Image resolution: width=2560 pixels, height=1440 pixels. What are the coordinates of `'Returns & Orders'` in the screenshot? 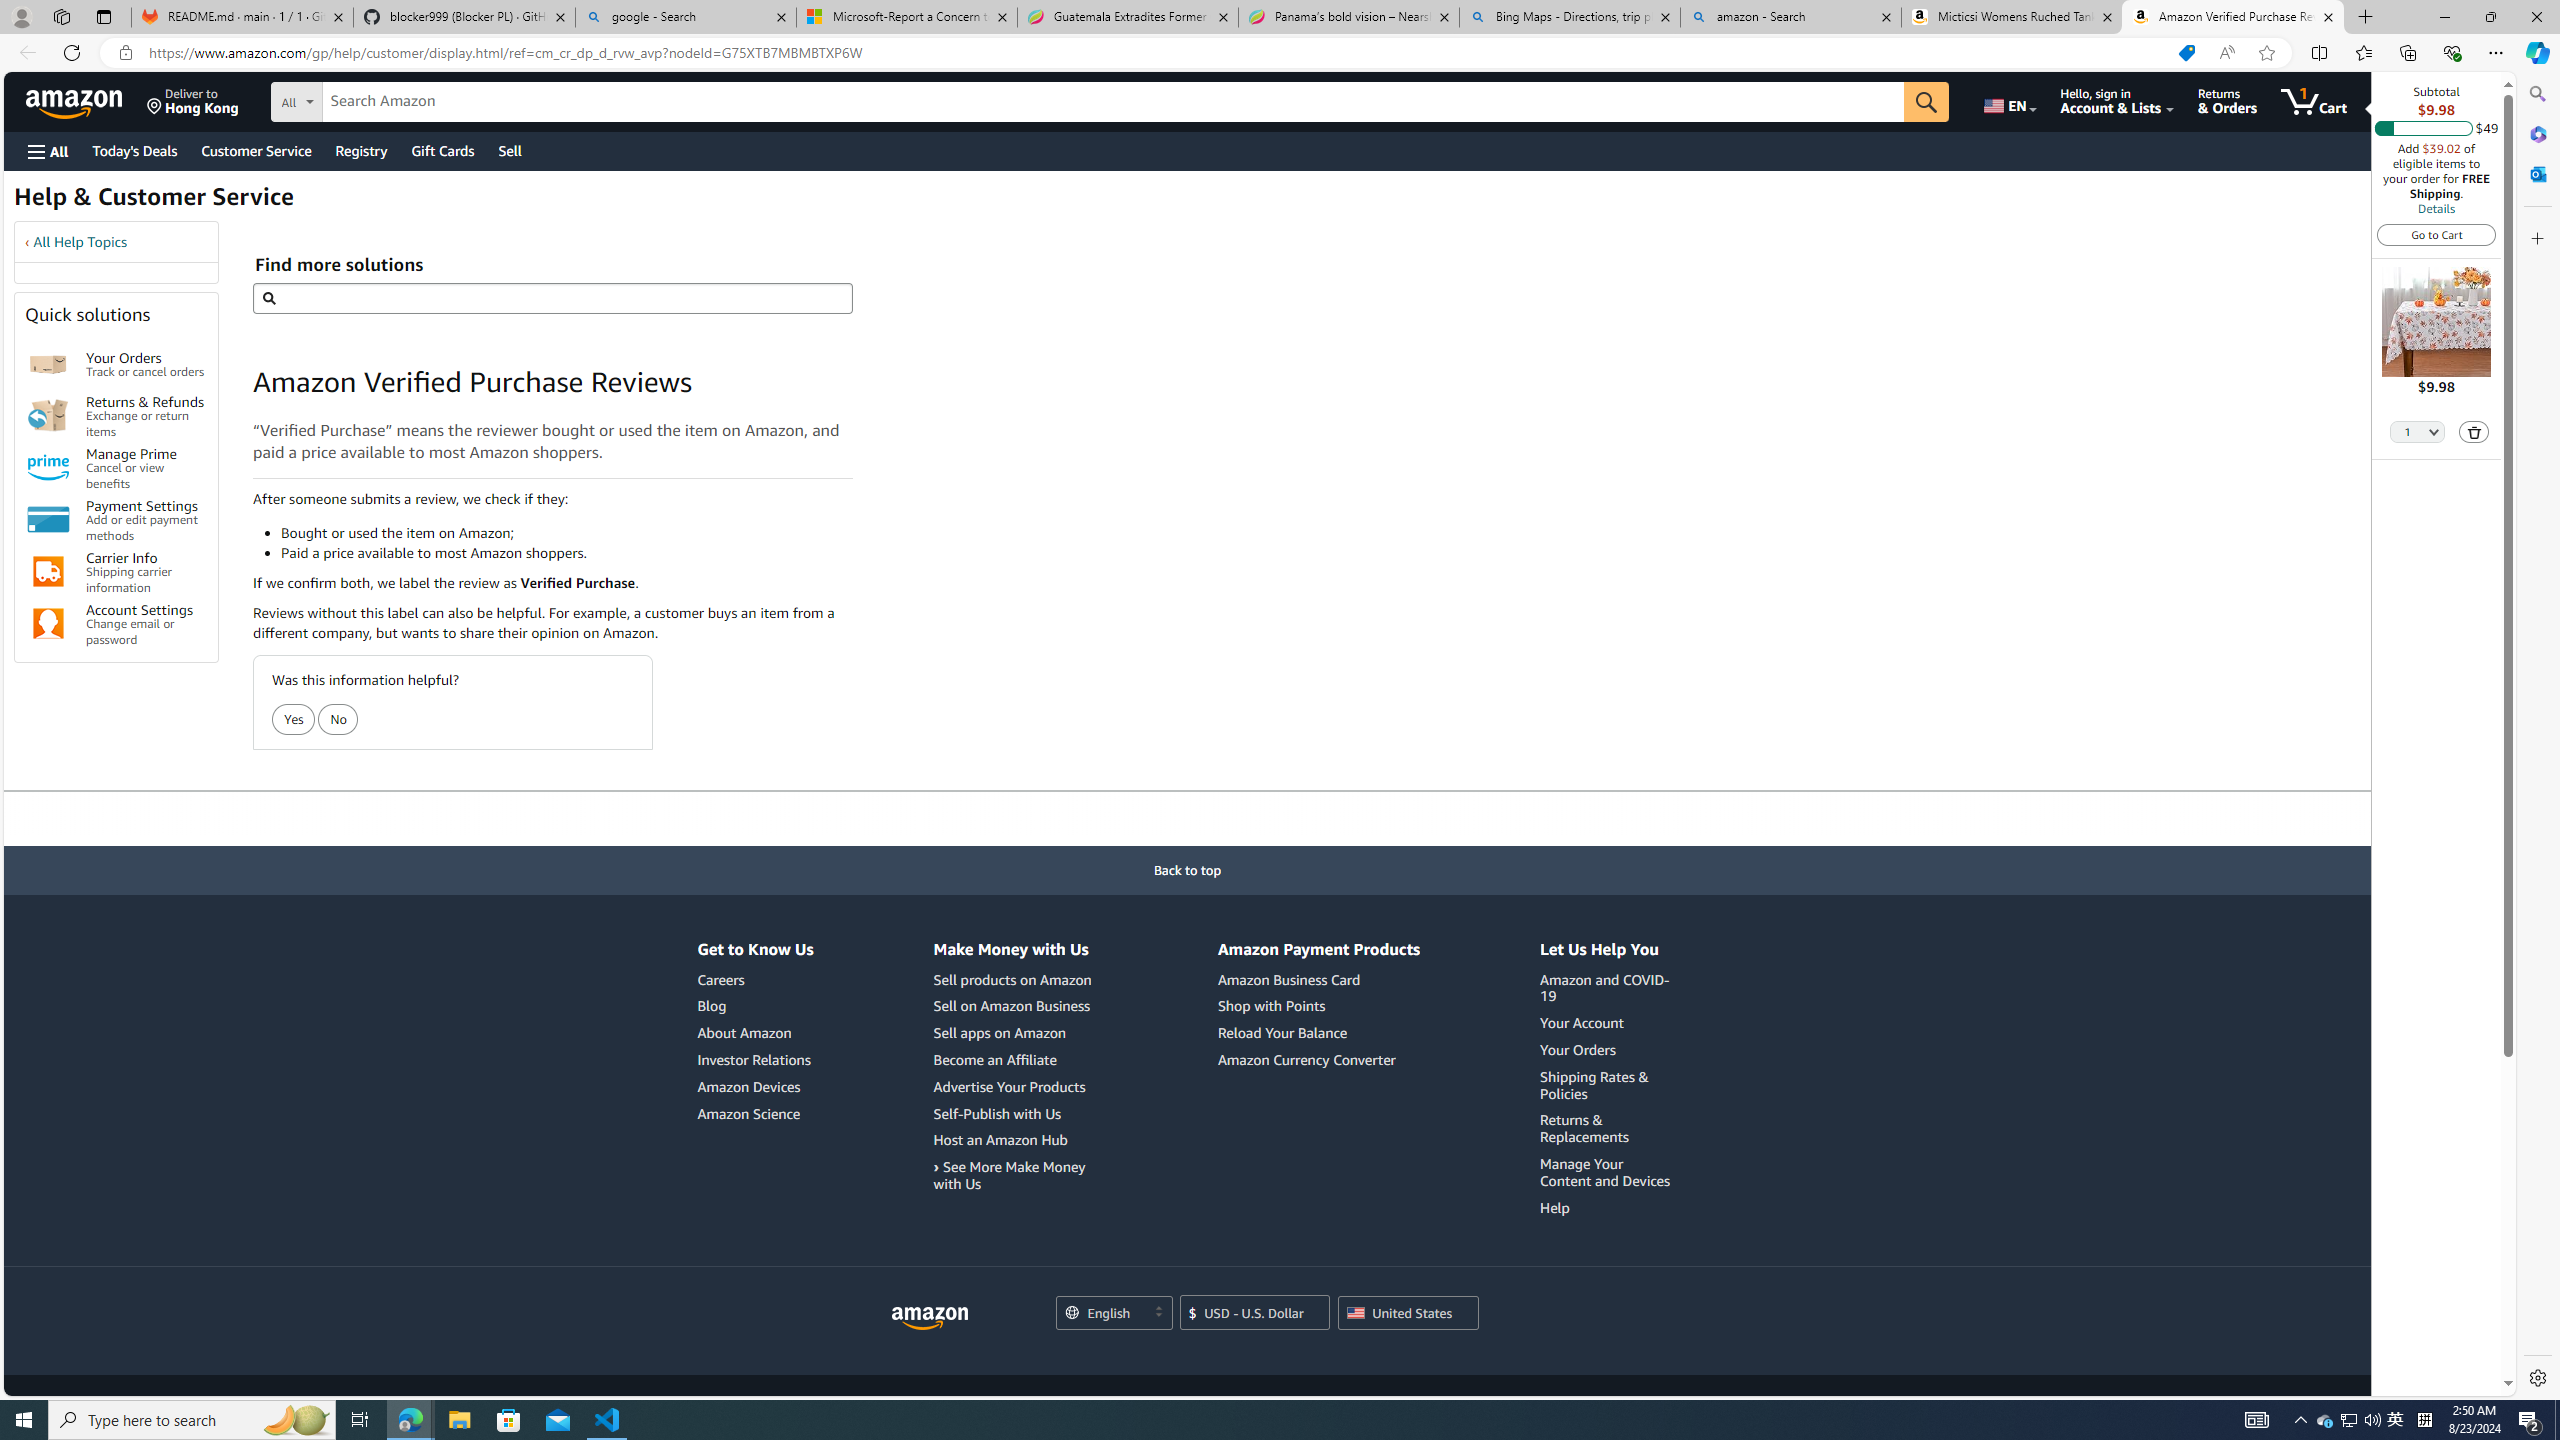 It's located at (2226, 100).